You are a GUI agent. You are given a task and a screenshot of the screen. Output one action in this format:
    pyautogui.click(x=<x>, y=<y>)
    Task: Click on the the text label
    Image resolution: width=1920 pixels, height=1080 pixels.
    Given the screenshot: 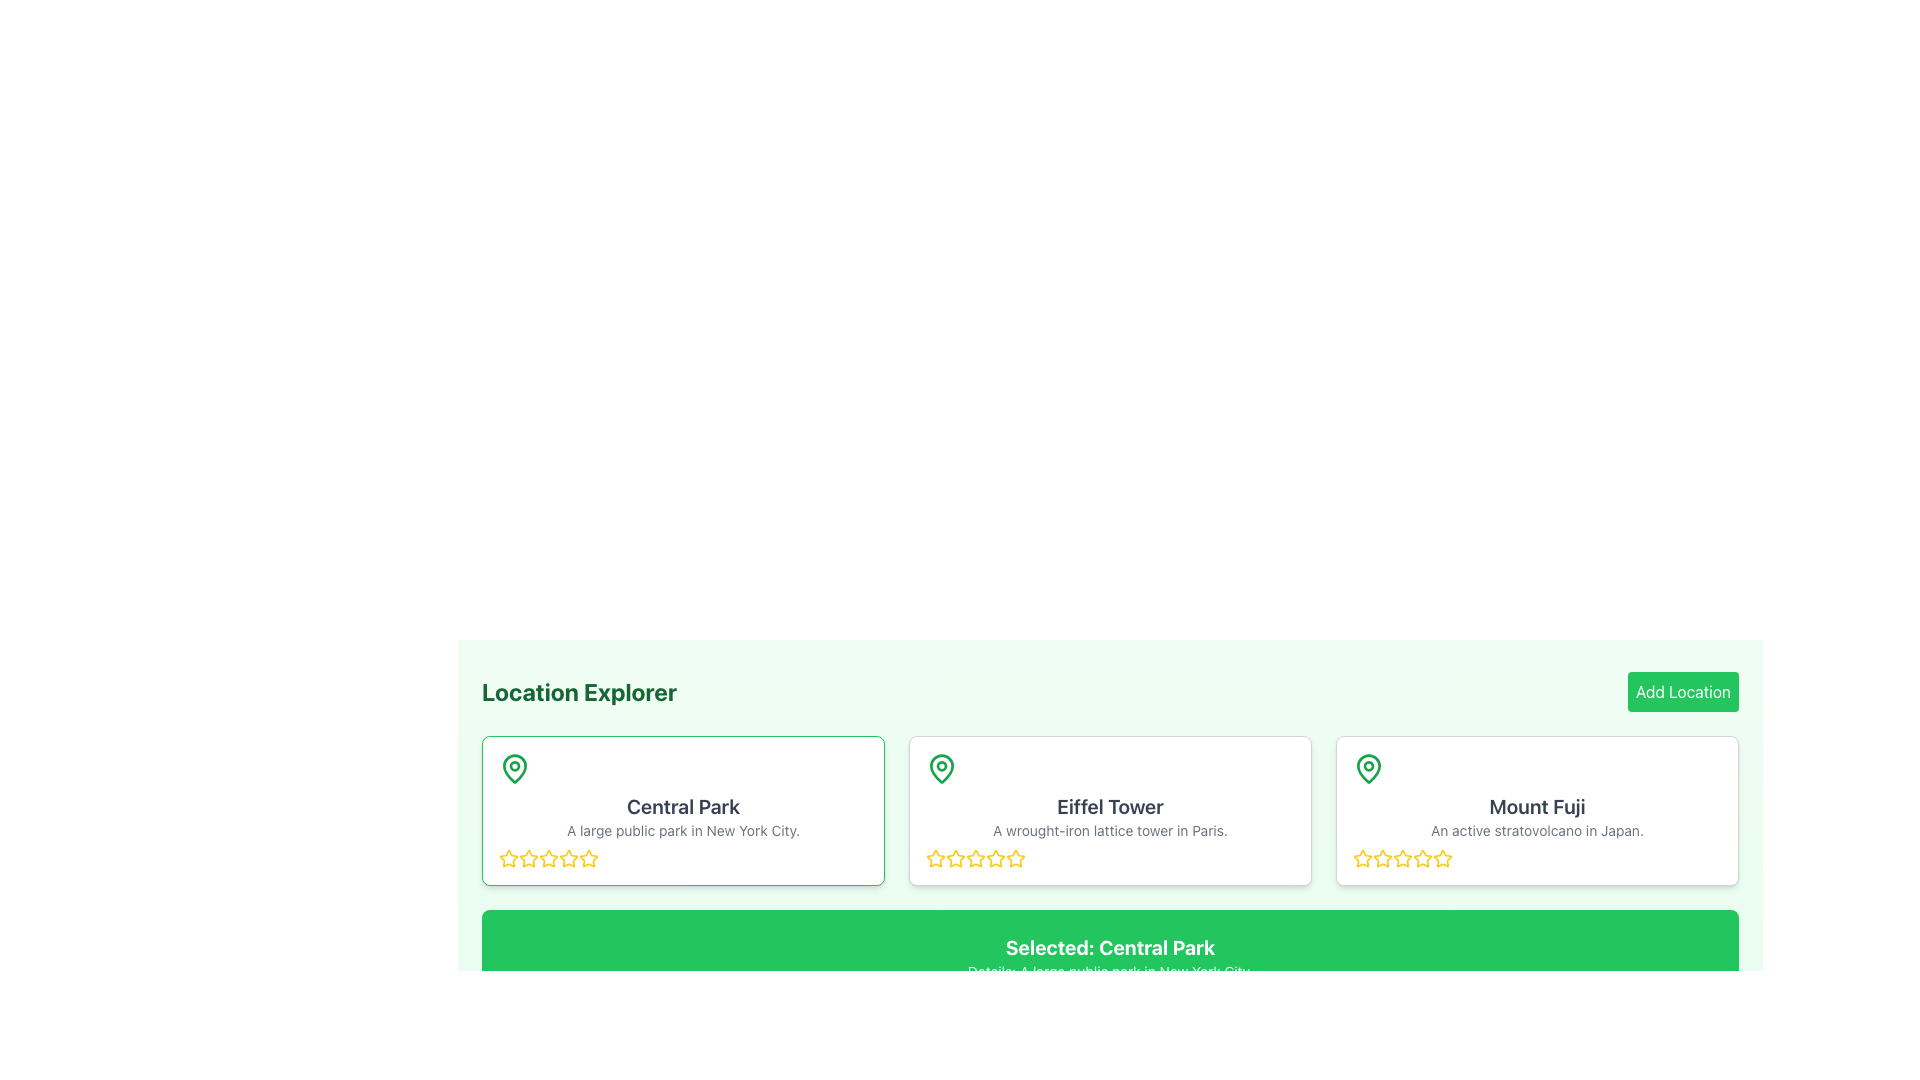 What is the action you would take?
    pyautogui.click(x=1536, y=805)
    